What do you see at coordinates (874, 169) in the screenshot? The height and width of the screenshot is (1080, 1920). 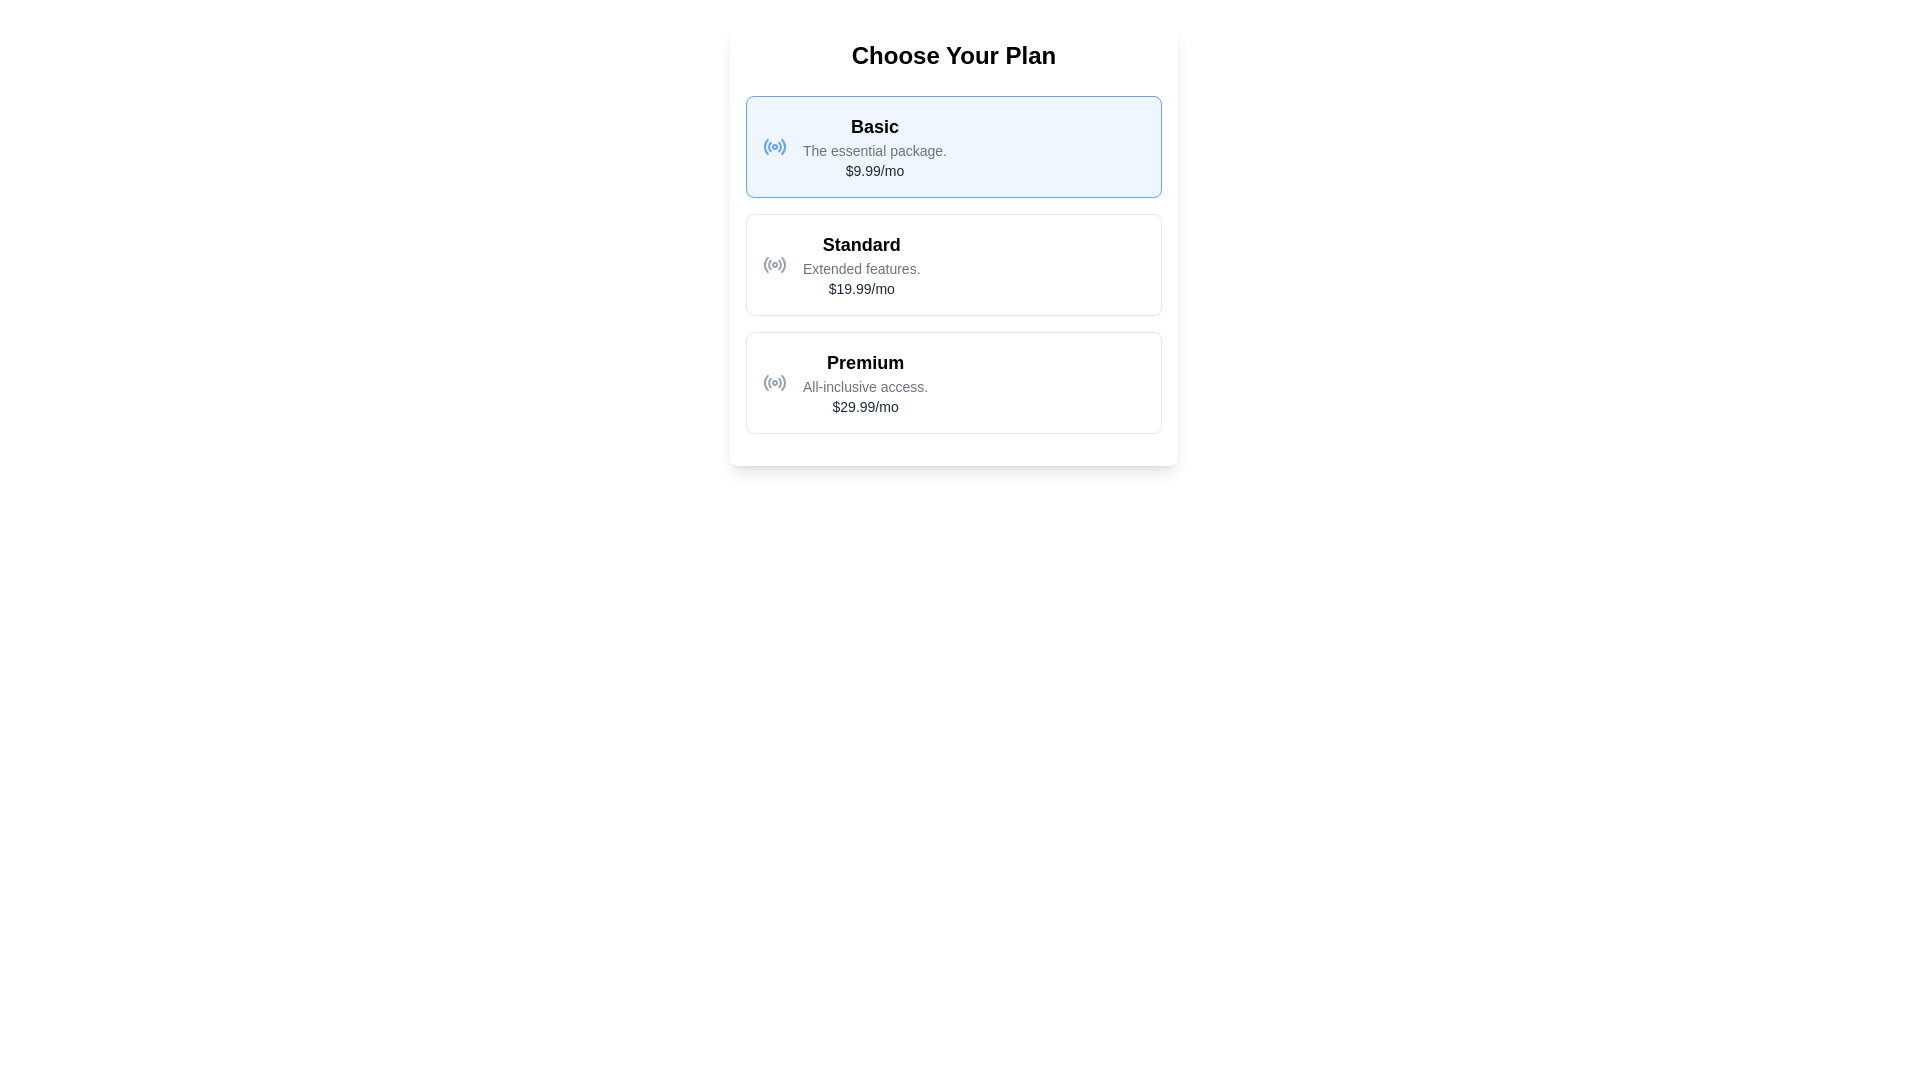 I see `the price label displaying the 'Basic' subscription plan, which is located beneath the subtitle 'The essential package.'` at bounding box center [874, 169].